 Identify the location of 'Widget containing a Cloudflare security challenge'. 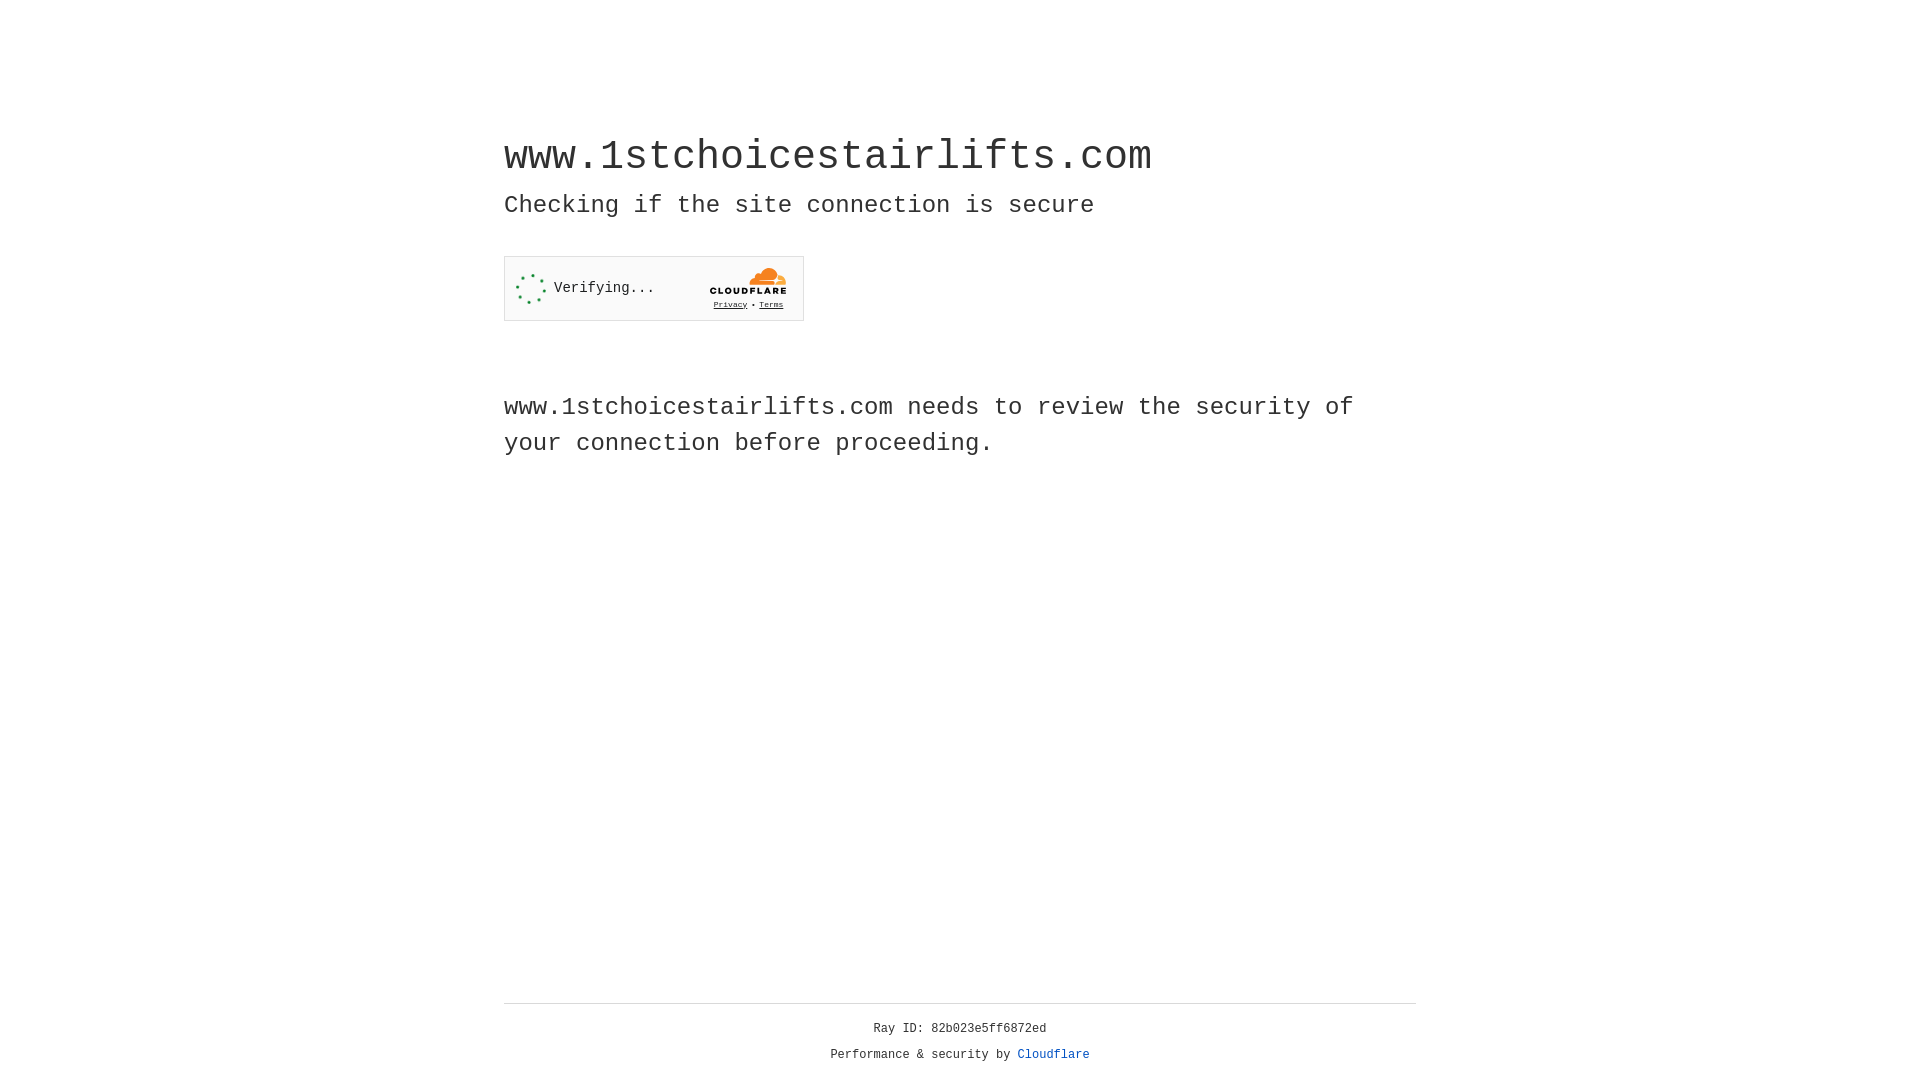
(653, 288).